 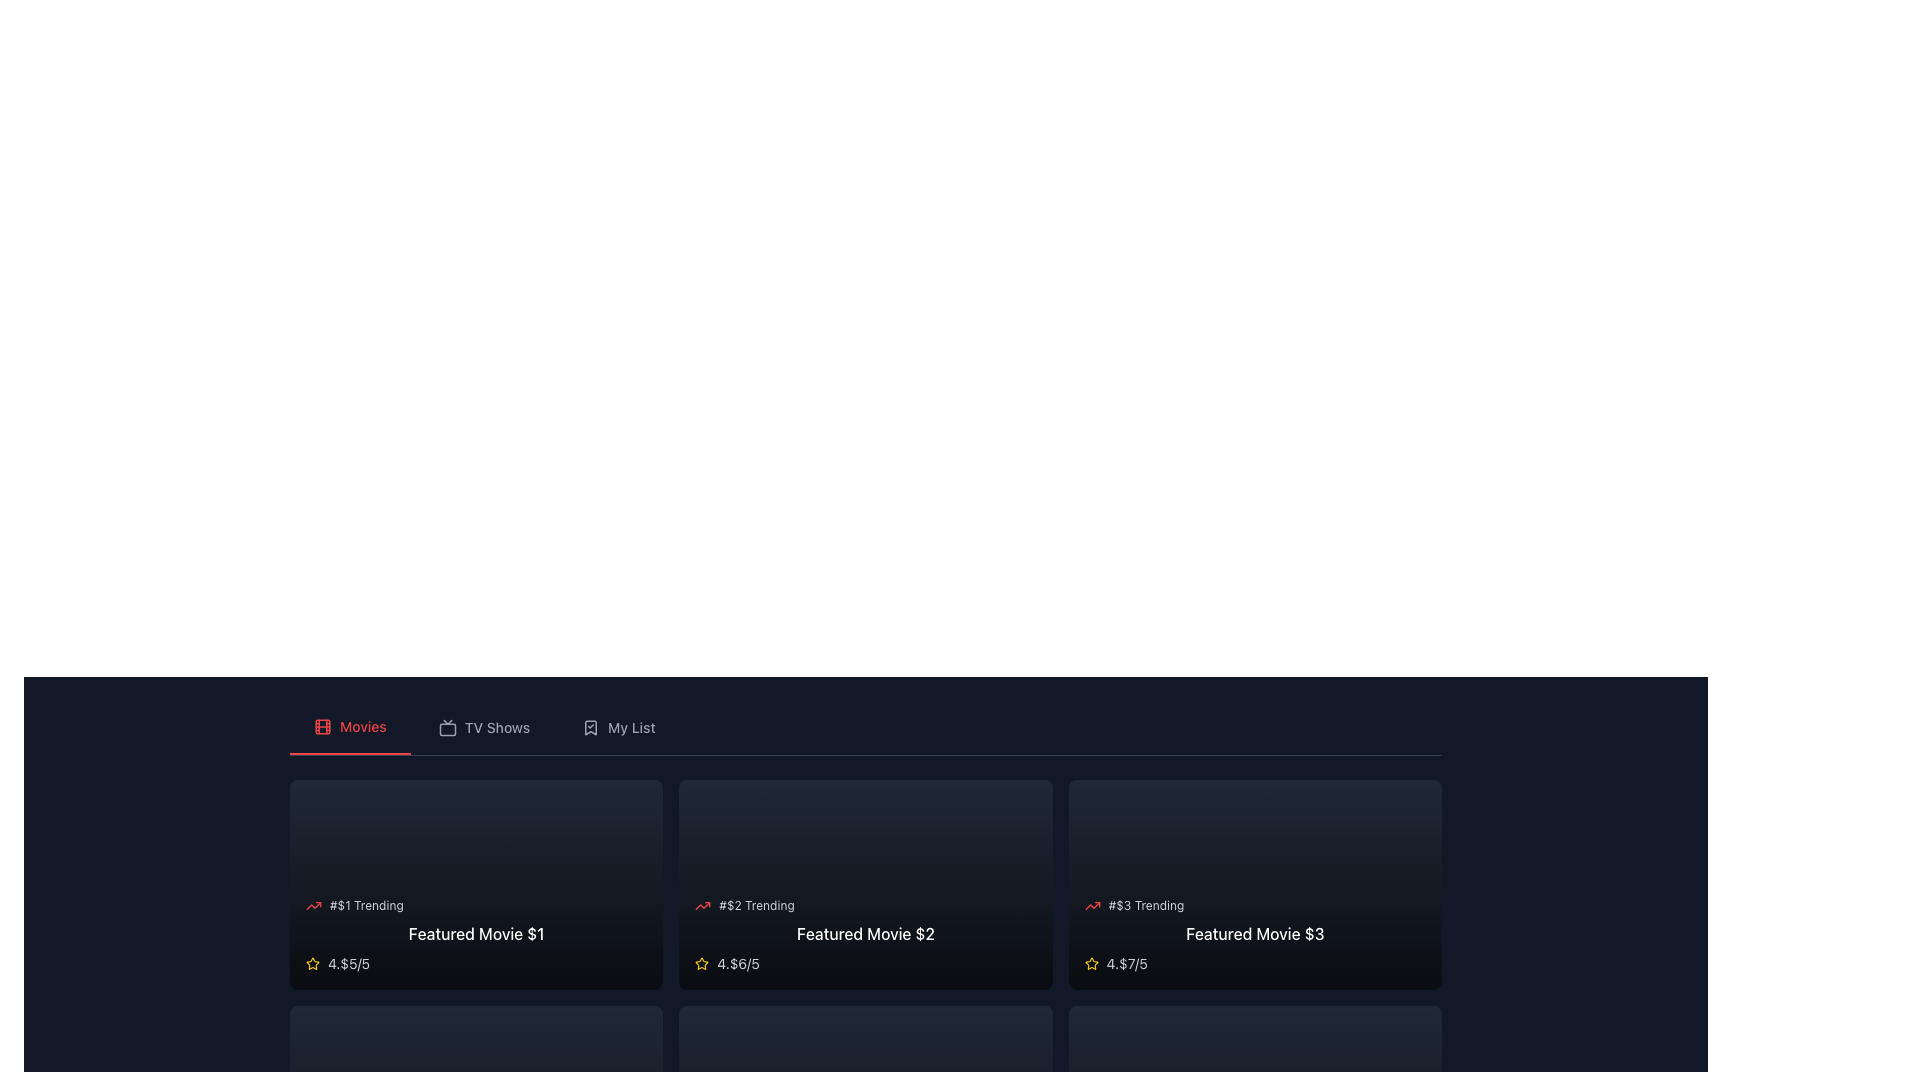 I want to click on the Navigation menu option located at the top-centered section of the interface, so click(x=865, y=728).